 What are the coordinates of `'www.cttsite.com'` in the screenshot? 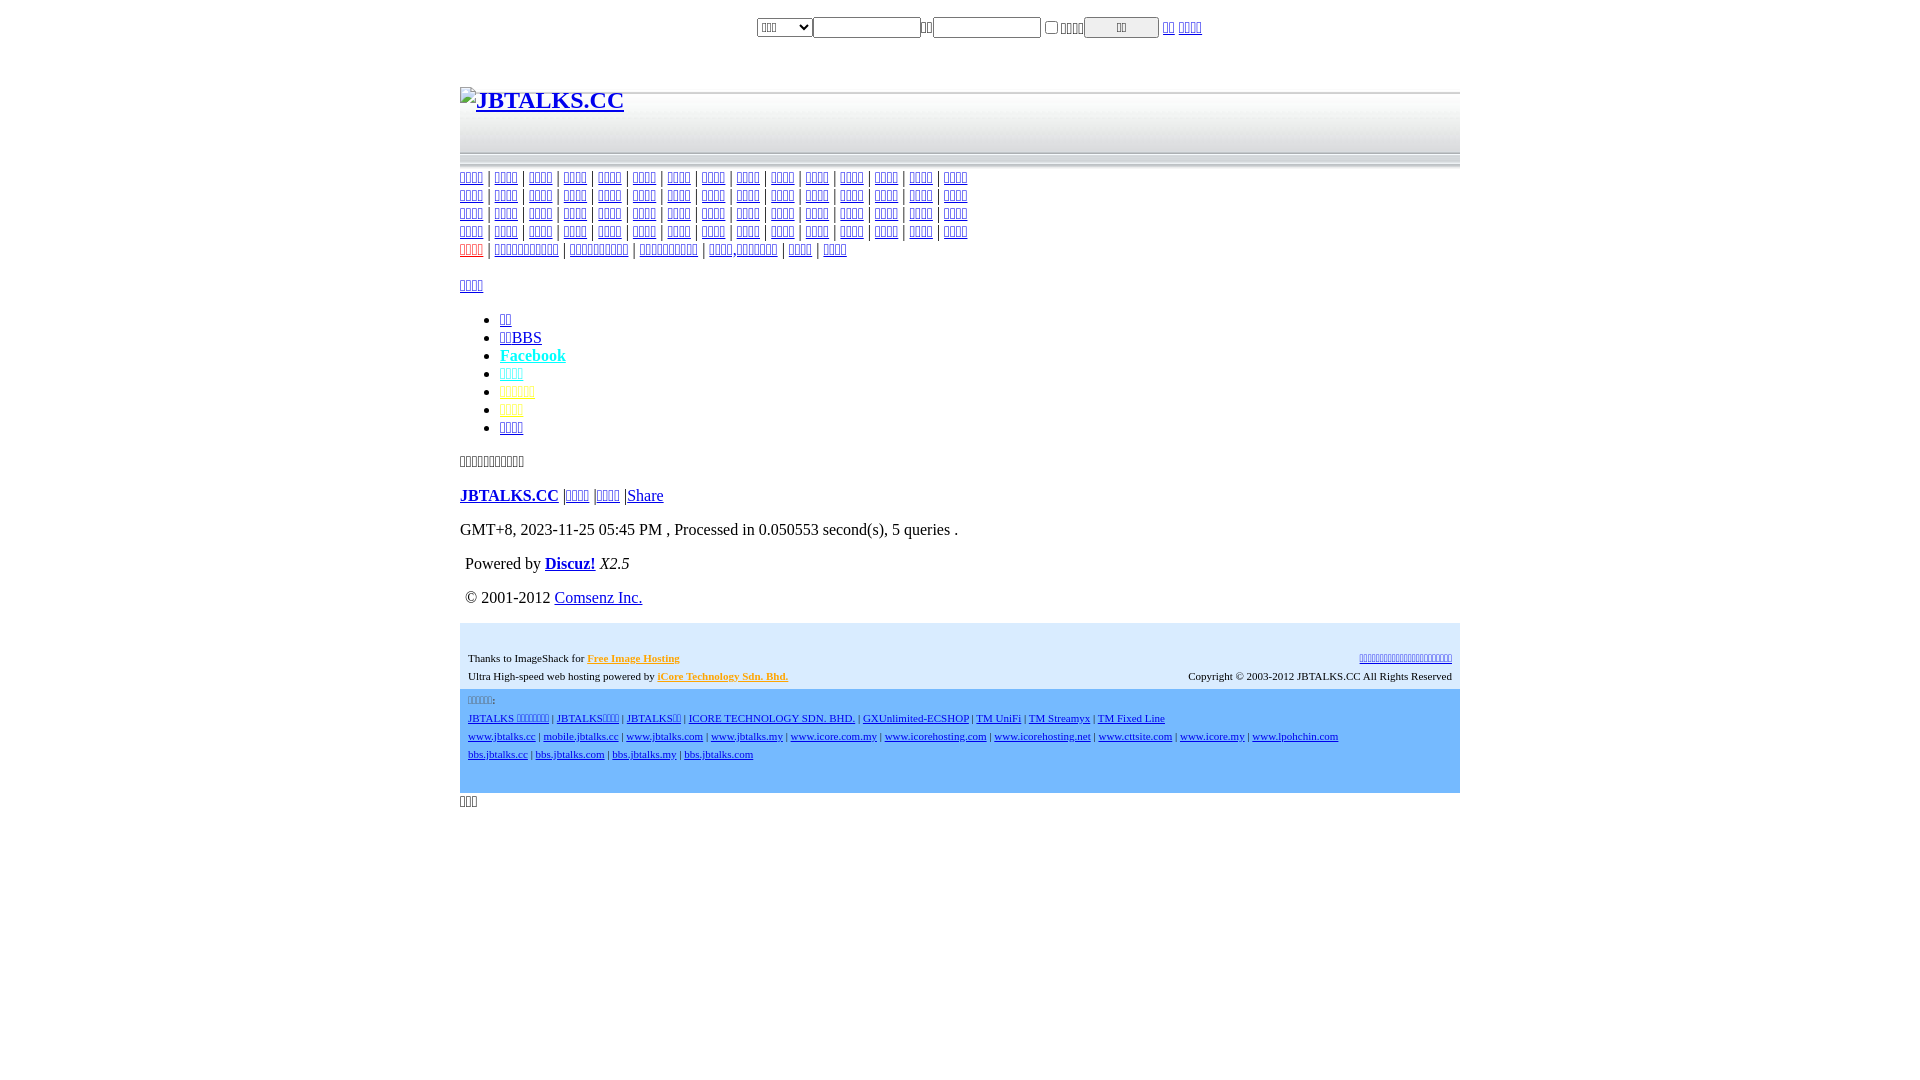 It's located at (1134, 736).